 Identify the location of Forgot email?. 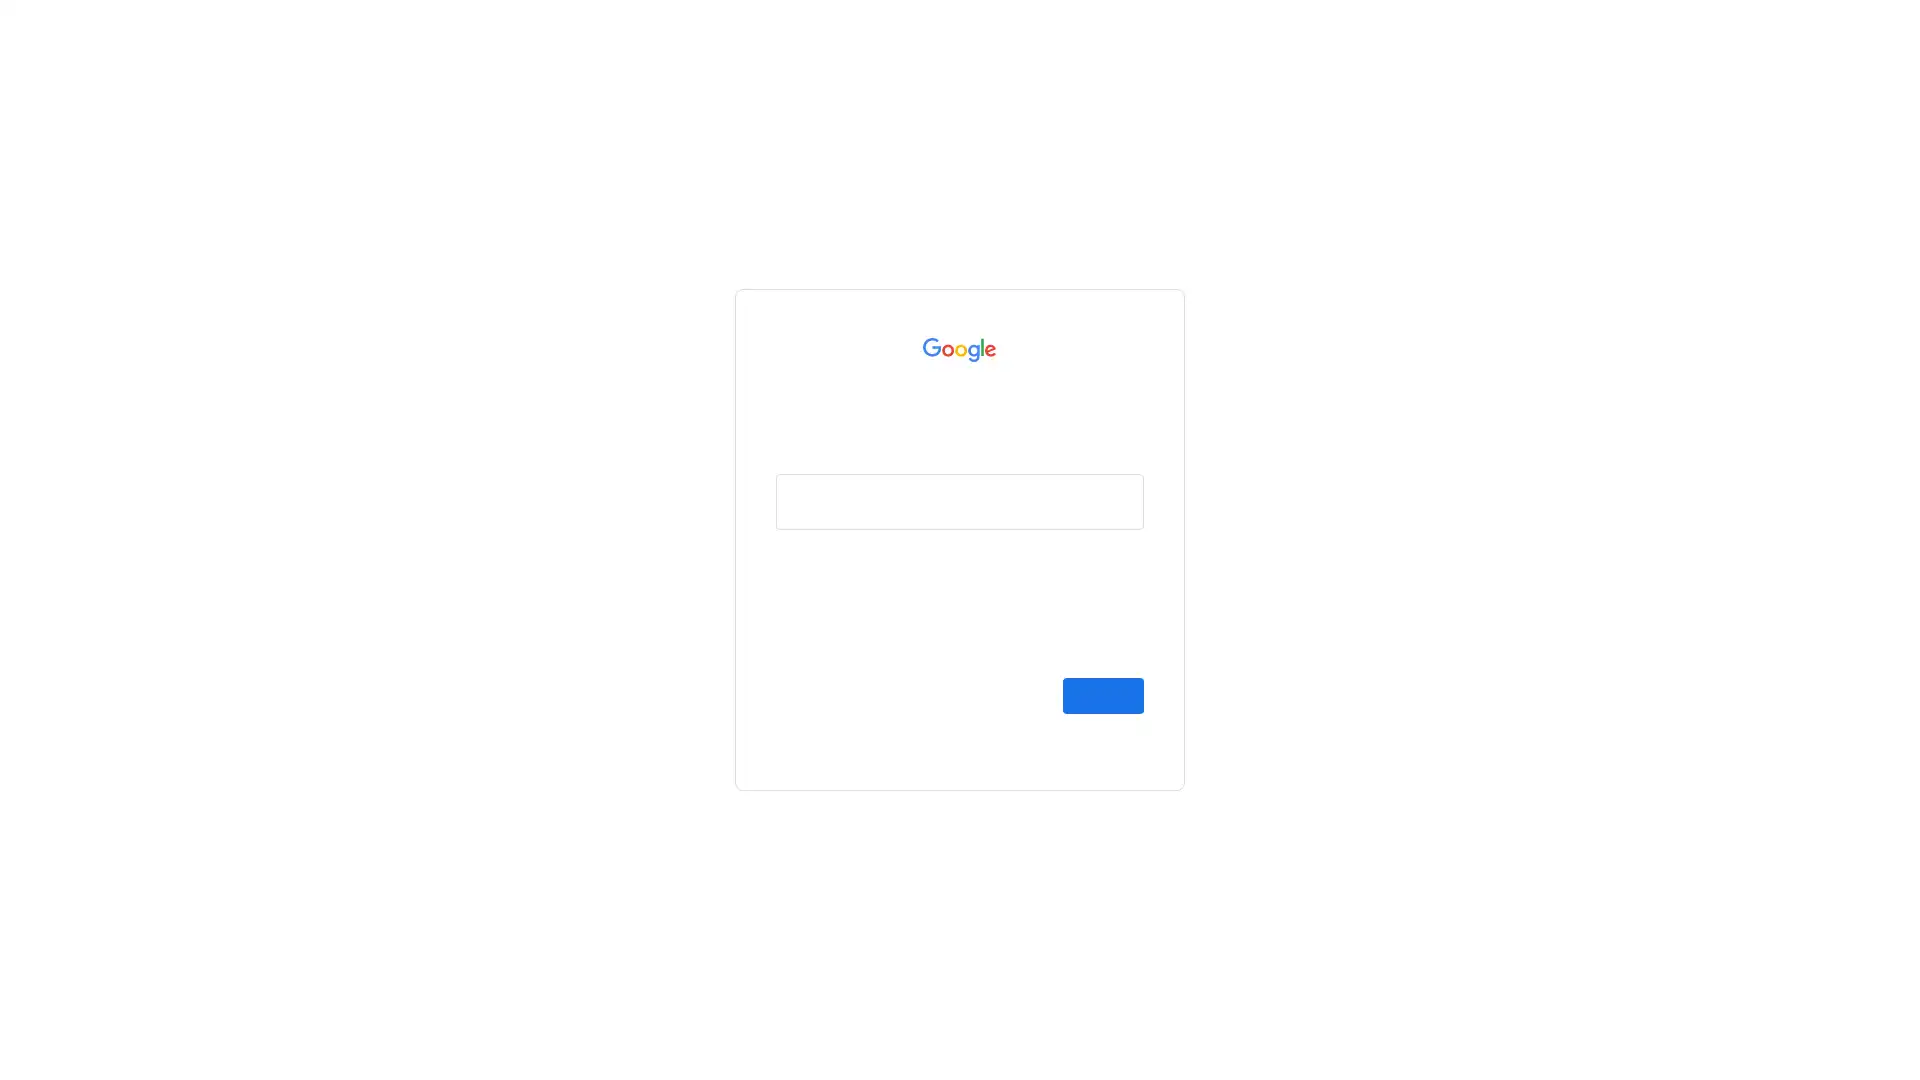
(821, 547).